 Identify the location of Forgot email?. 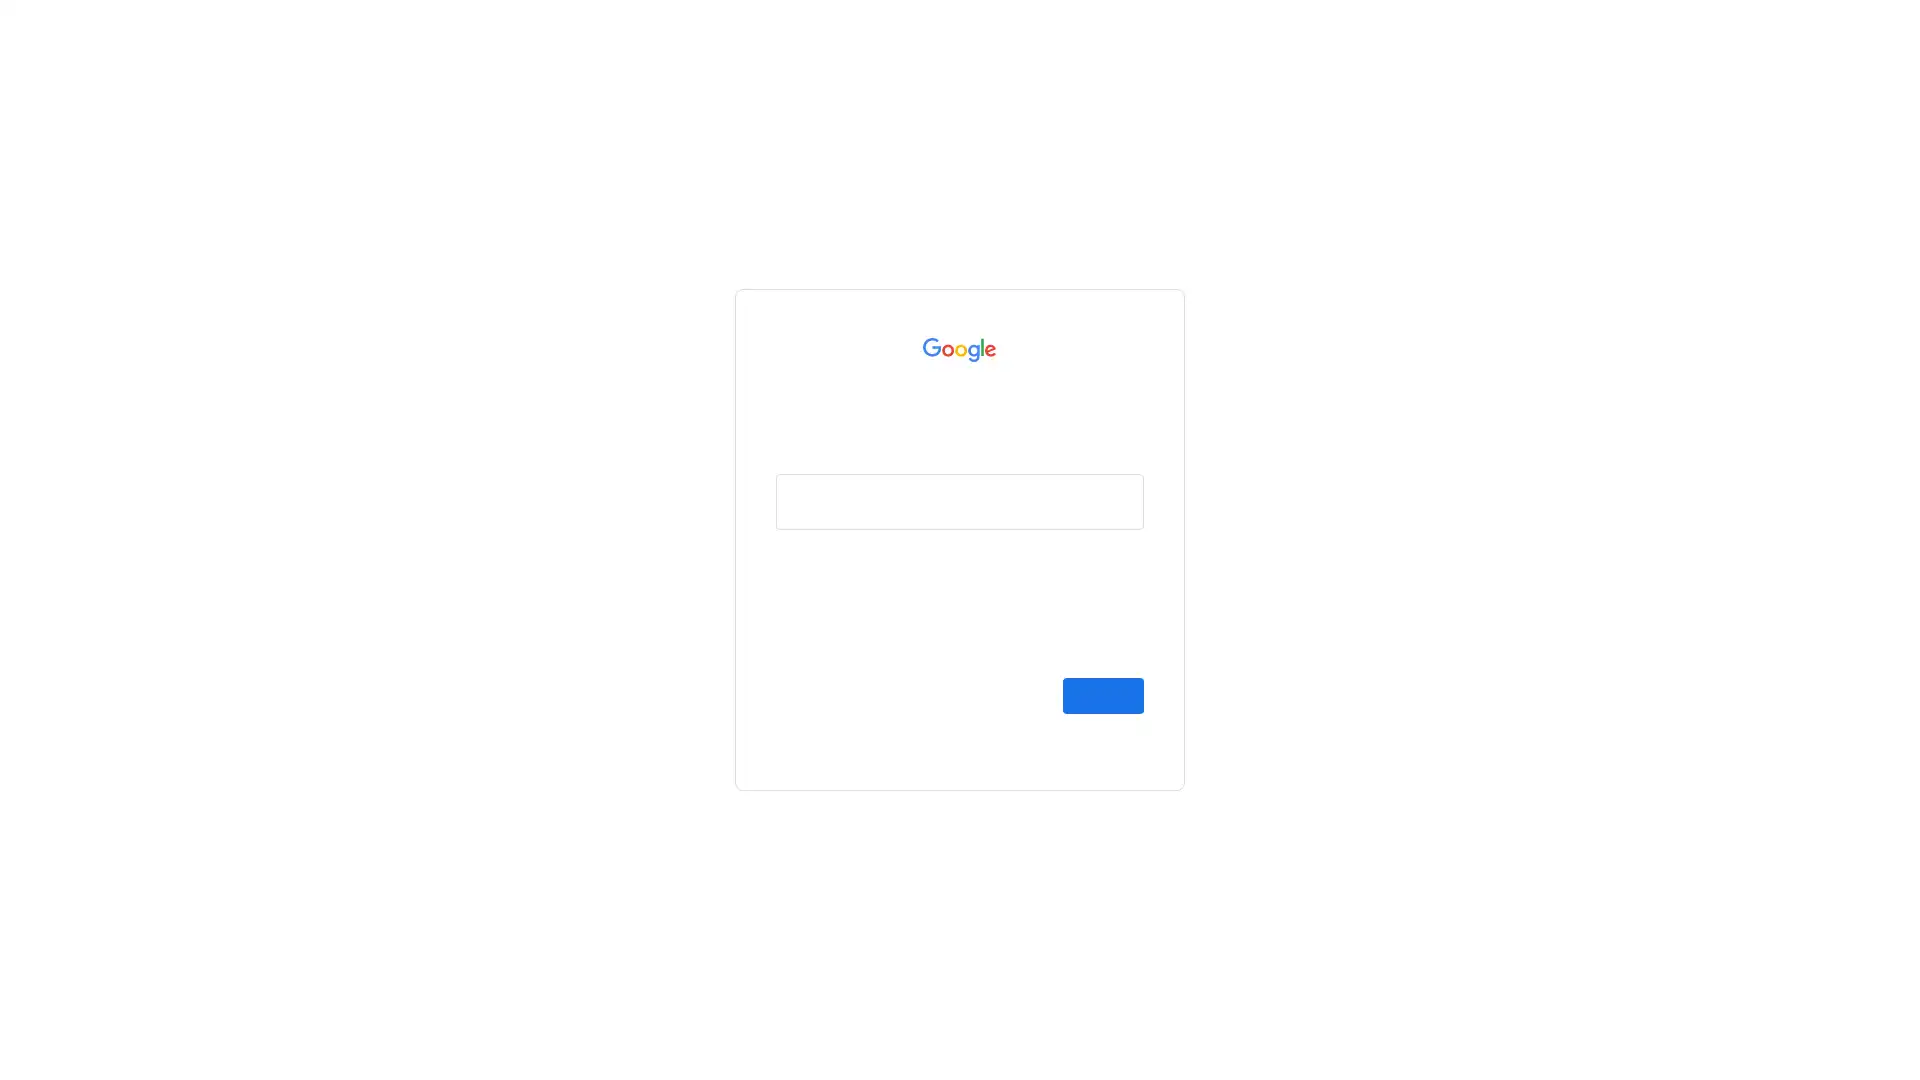
(821, 547).